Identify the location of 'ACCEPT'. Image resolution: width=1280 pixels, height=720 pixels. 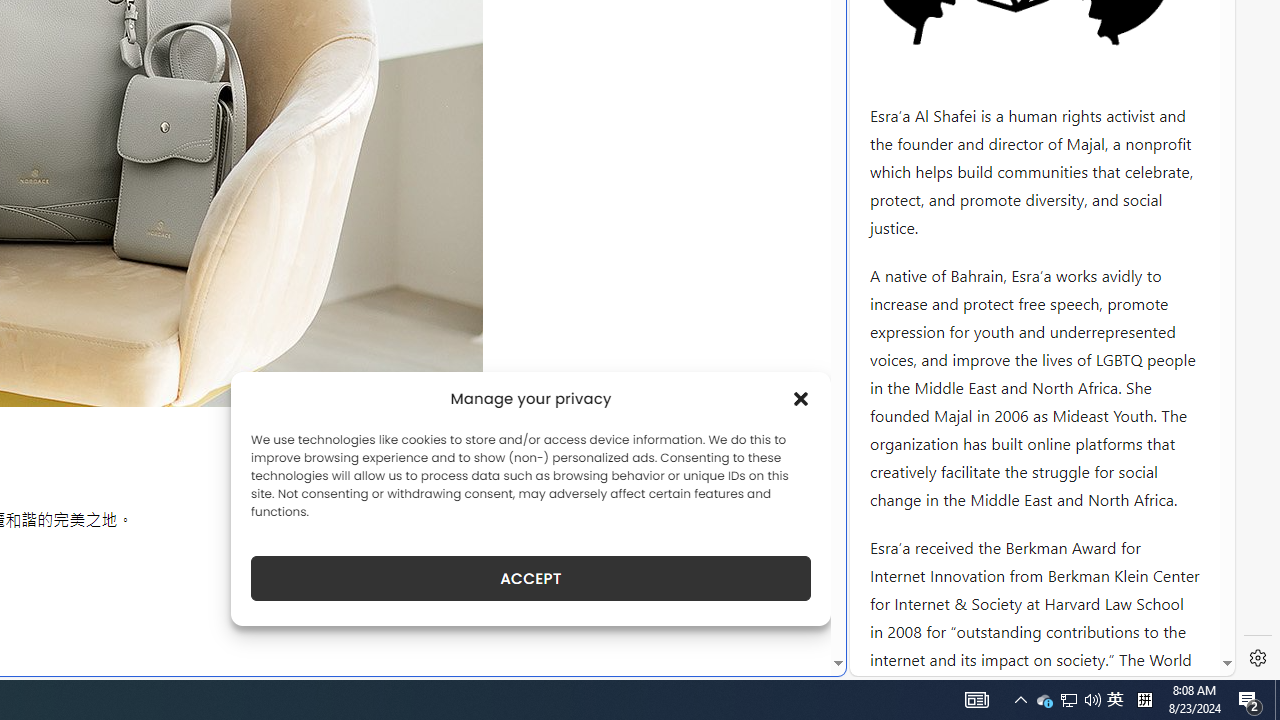
(531, 578).